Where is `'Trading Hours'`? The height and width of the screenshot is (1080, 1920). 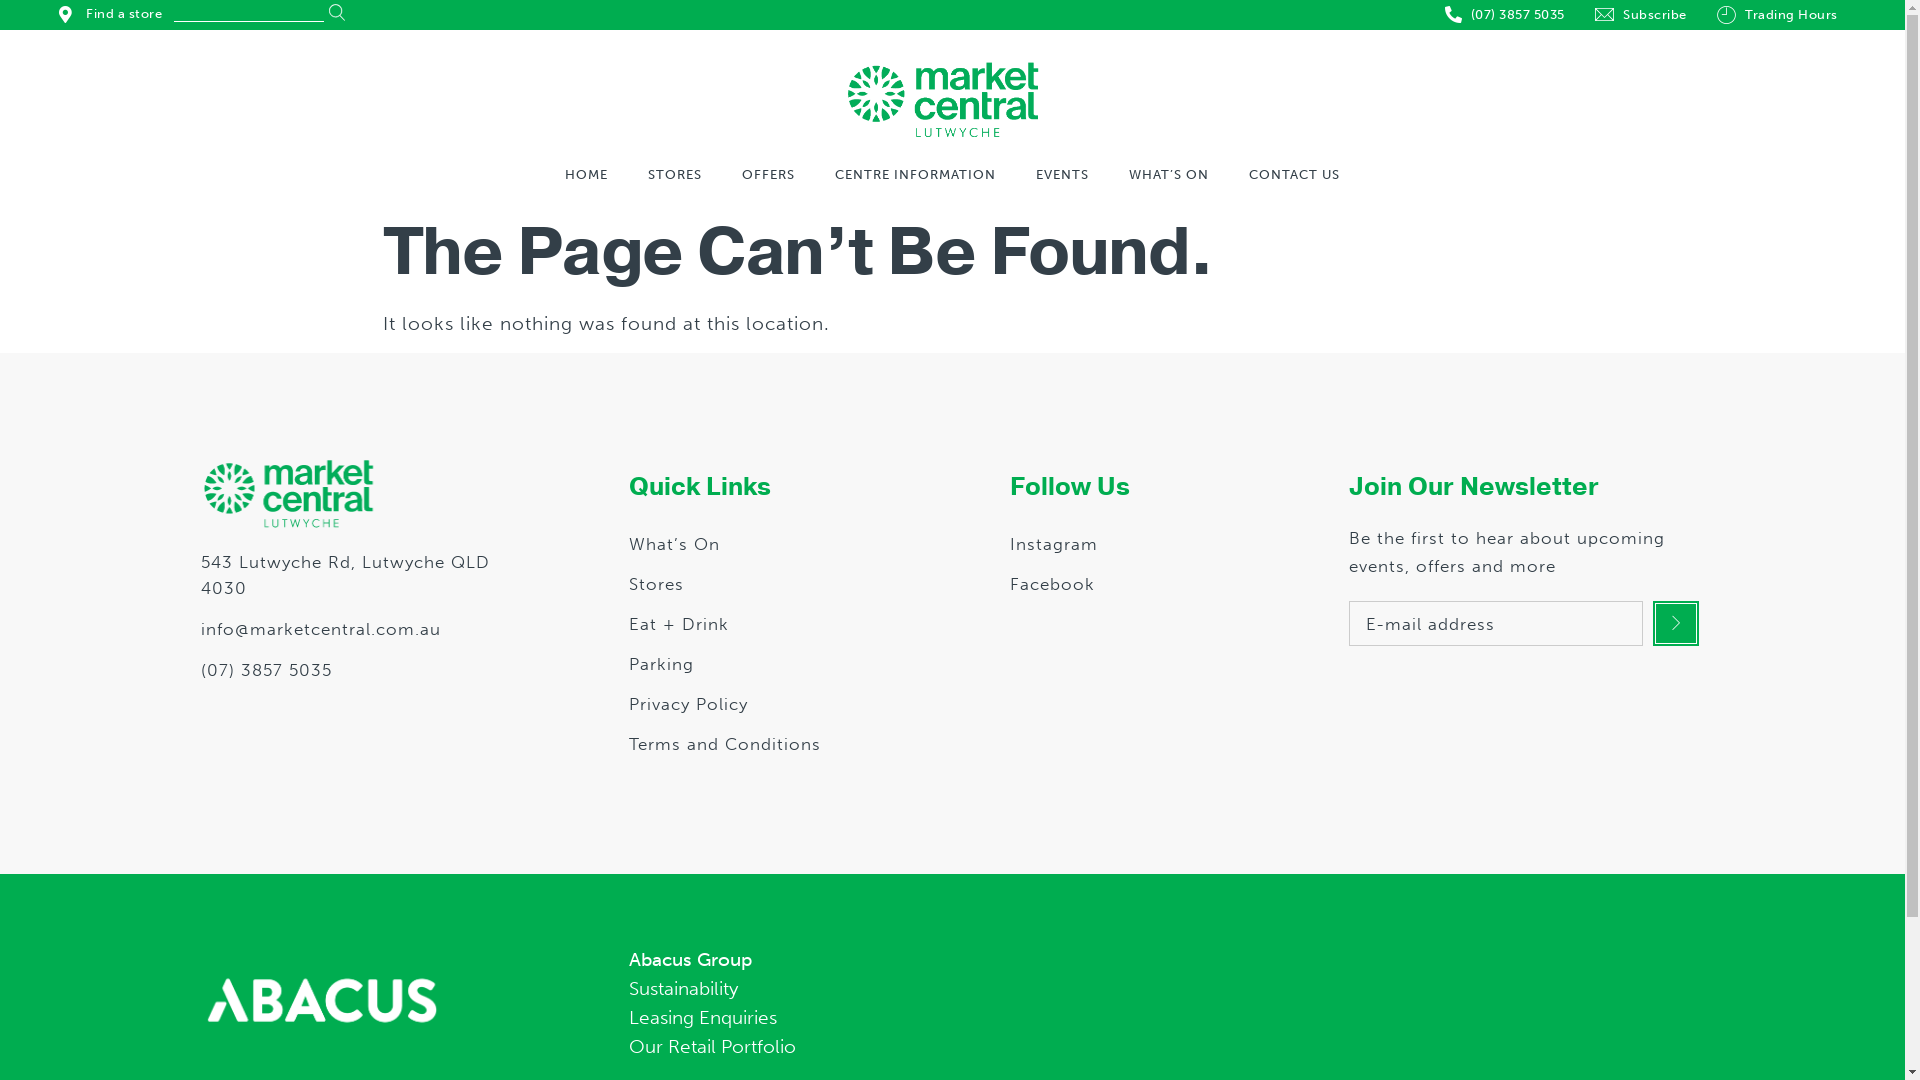
'Trading Hours' is located at coordinates (1777, 15).